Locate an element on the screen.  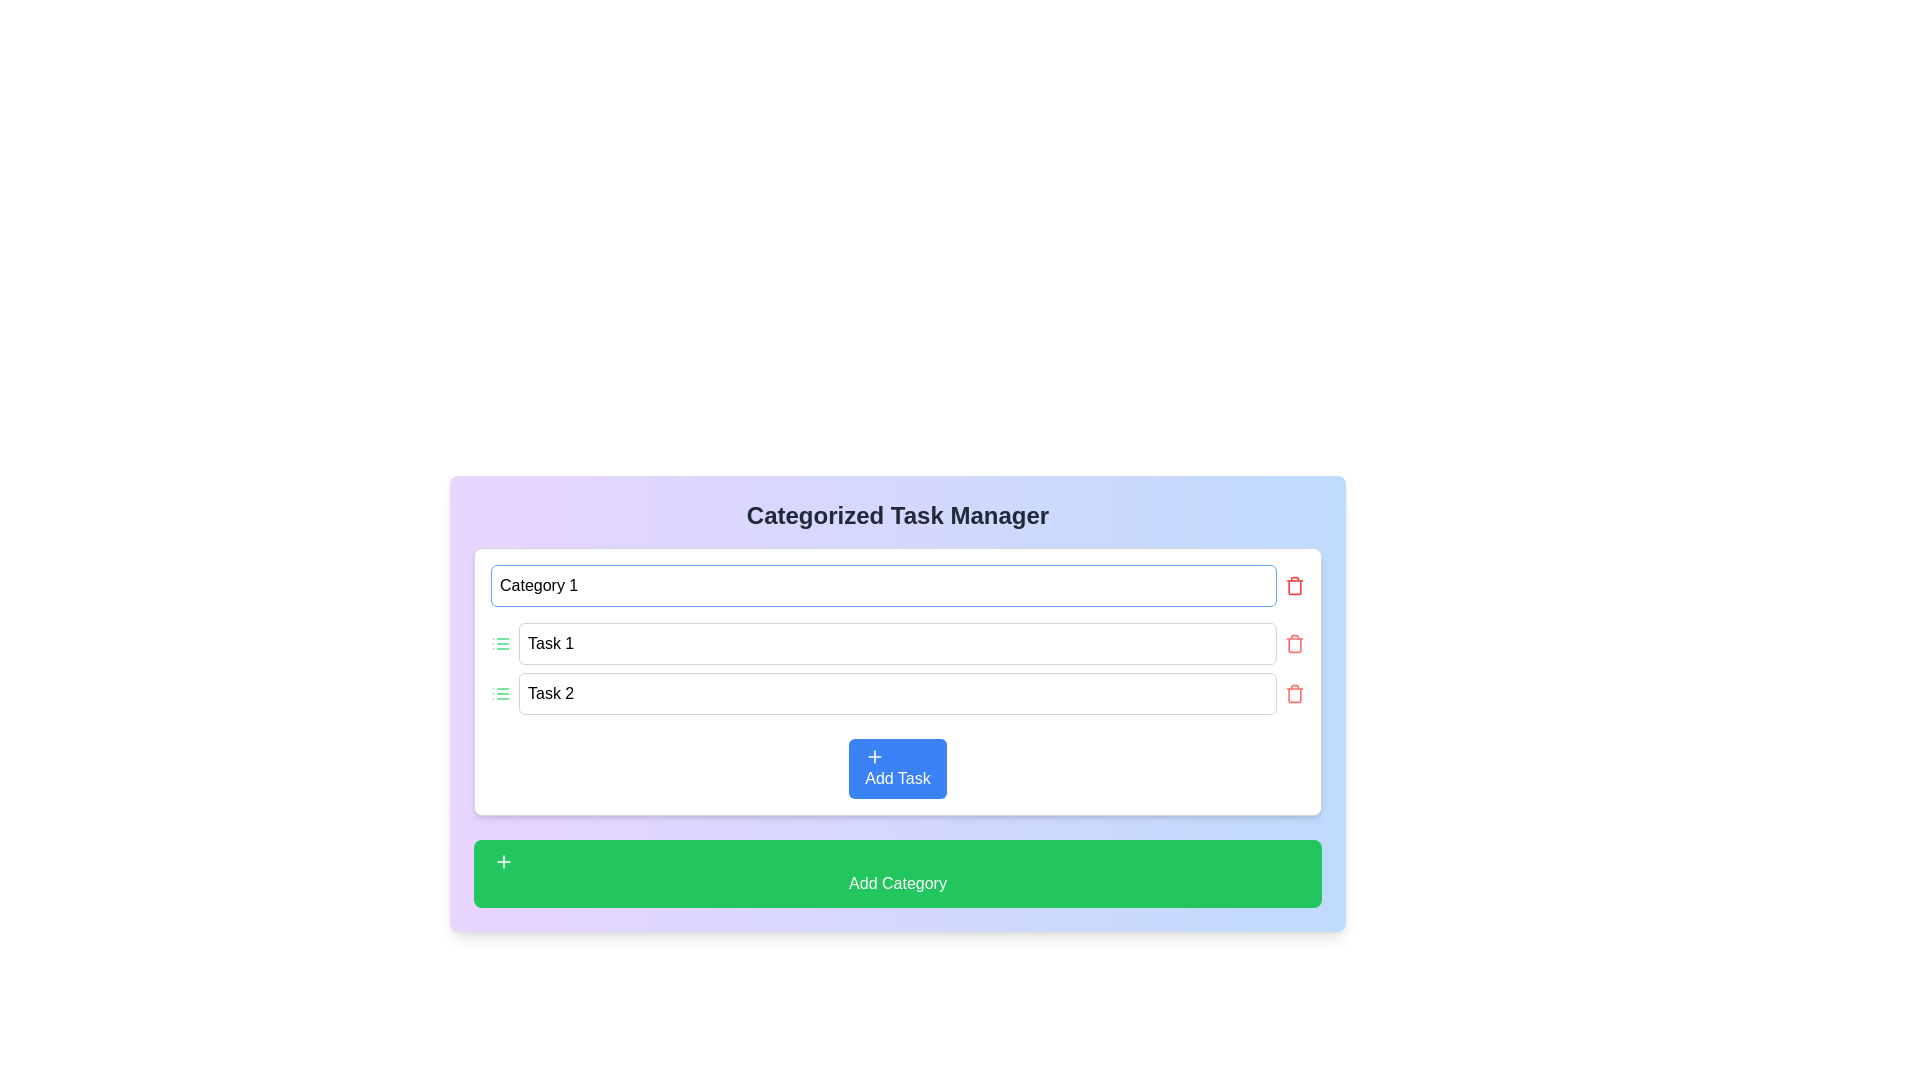
the 'Add Task' button located beneath the 'Task 2' input field is located at coordinates (896, 767).